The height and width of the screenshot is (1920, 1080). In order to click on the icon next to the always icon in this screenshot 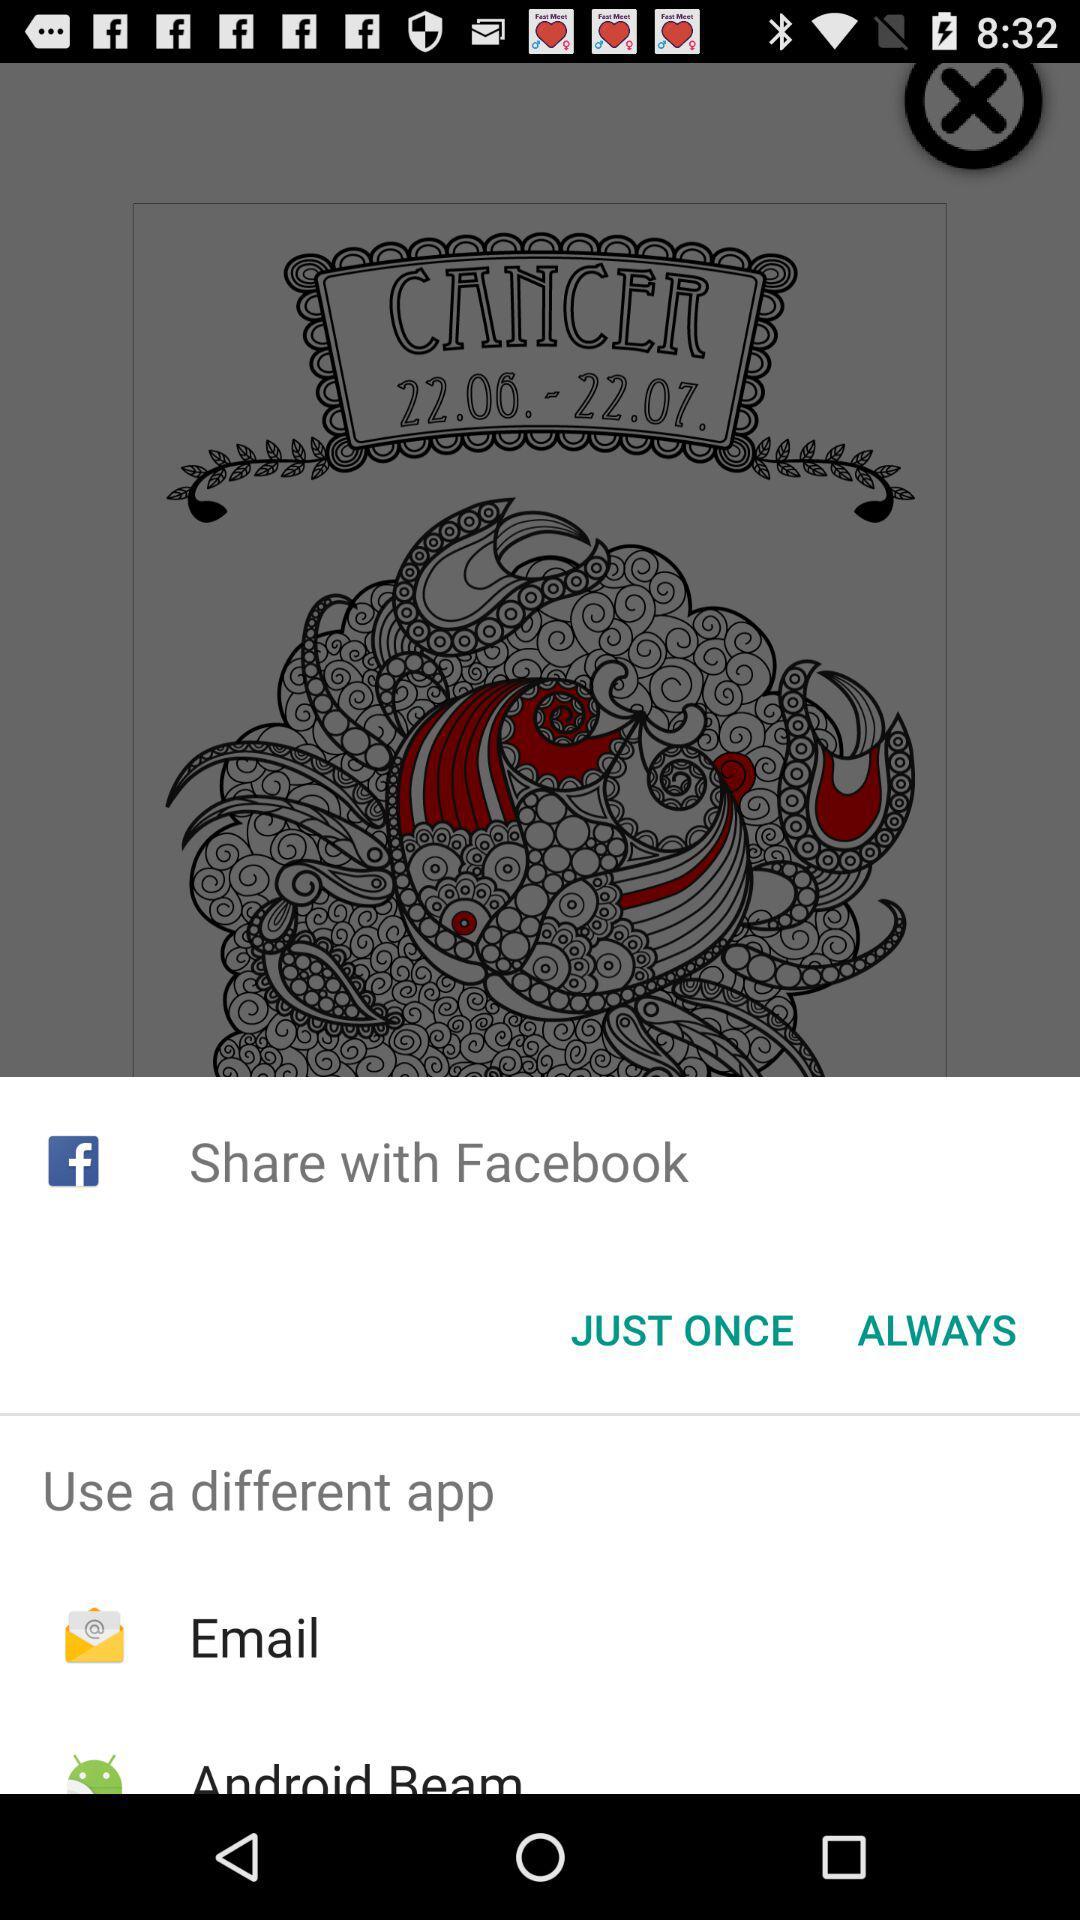, I will do `click(681, 1329)`.